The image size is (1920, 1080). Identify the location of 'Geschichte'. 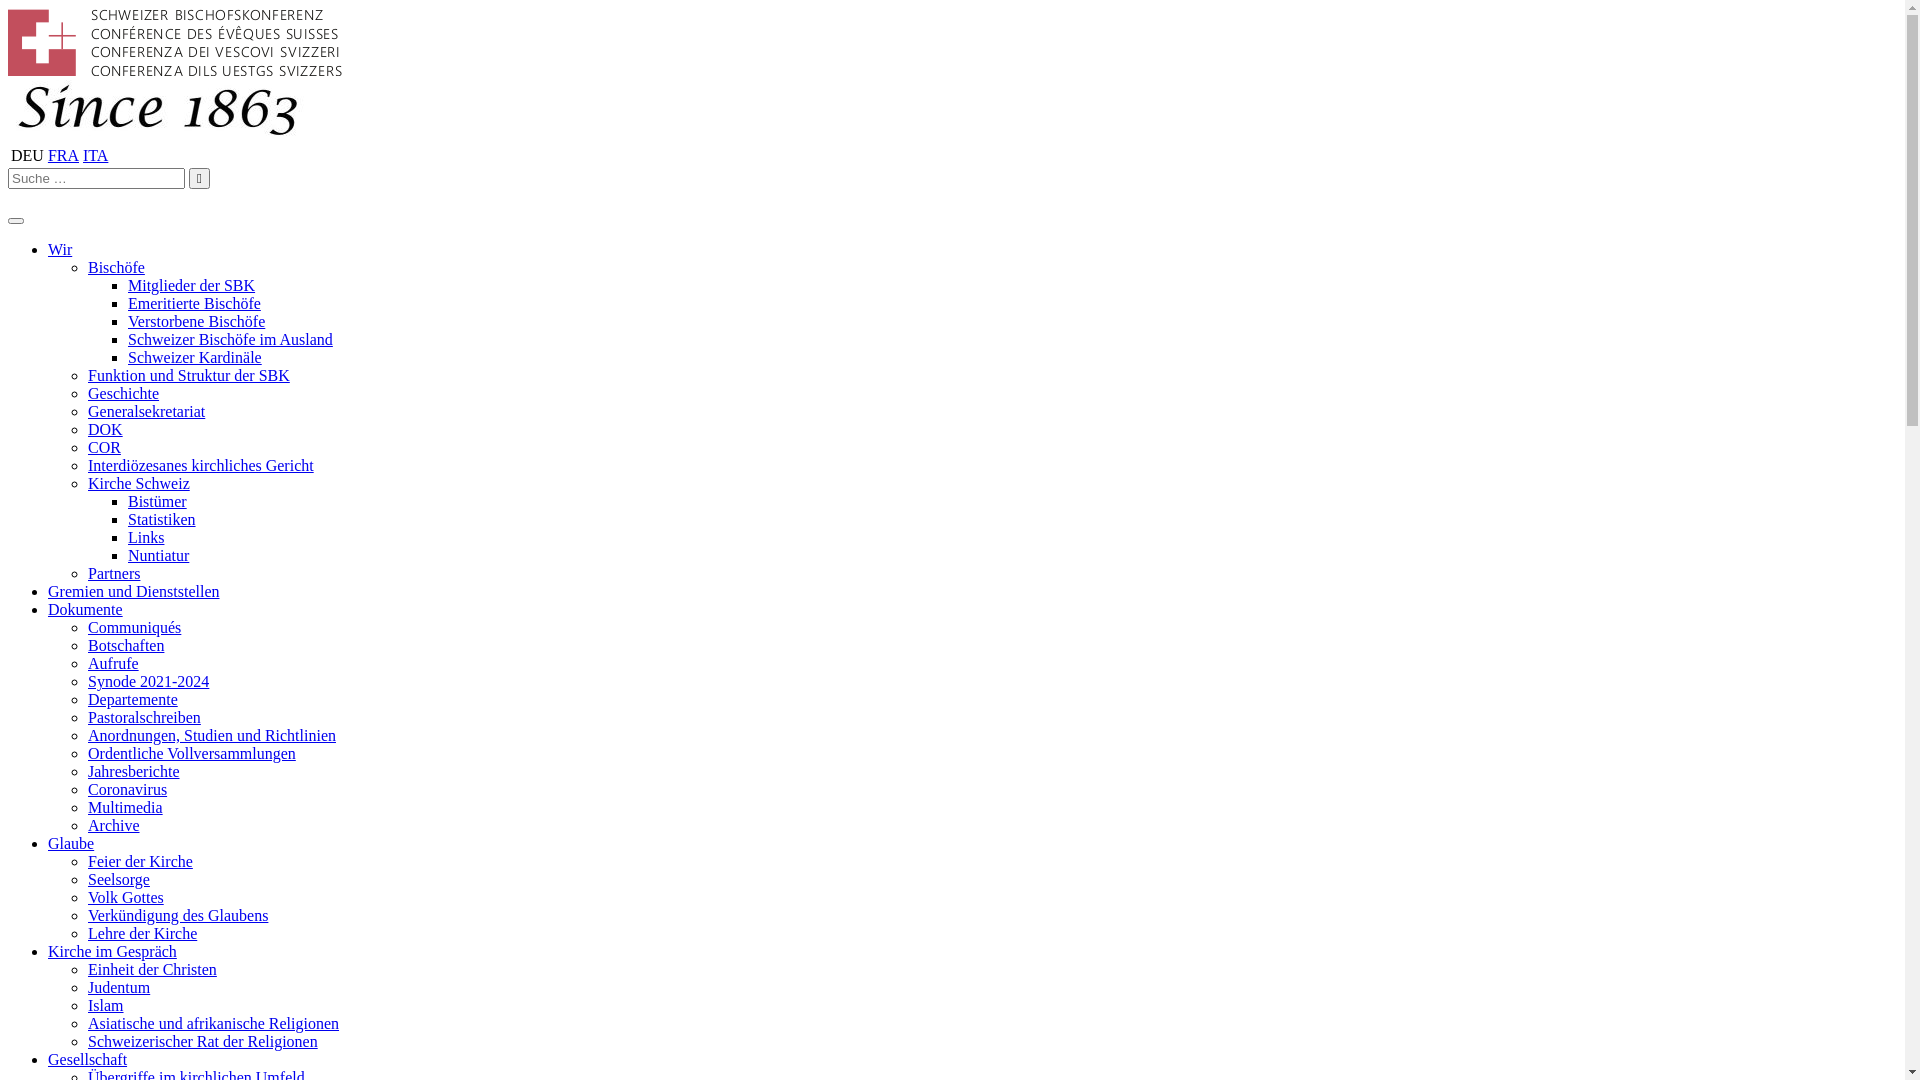
(122, 393).